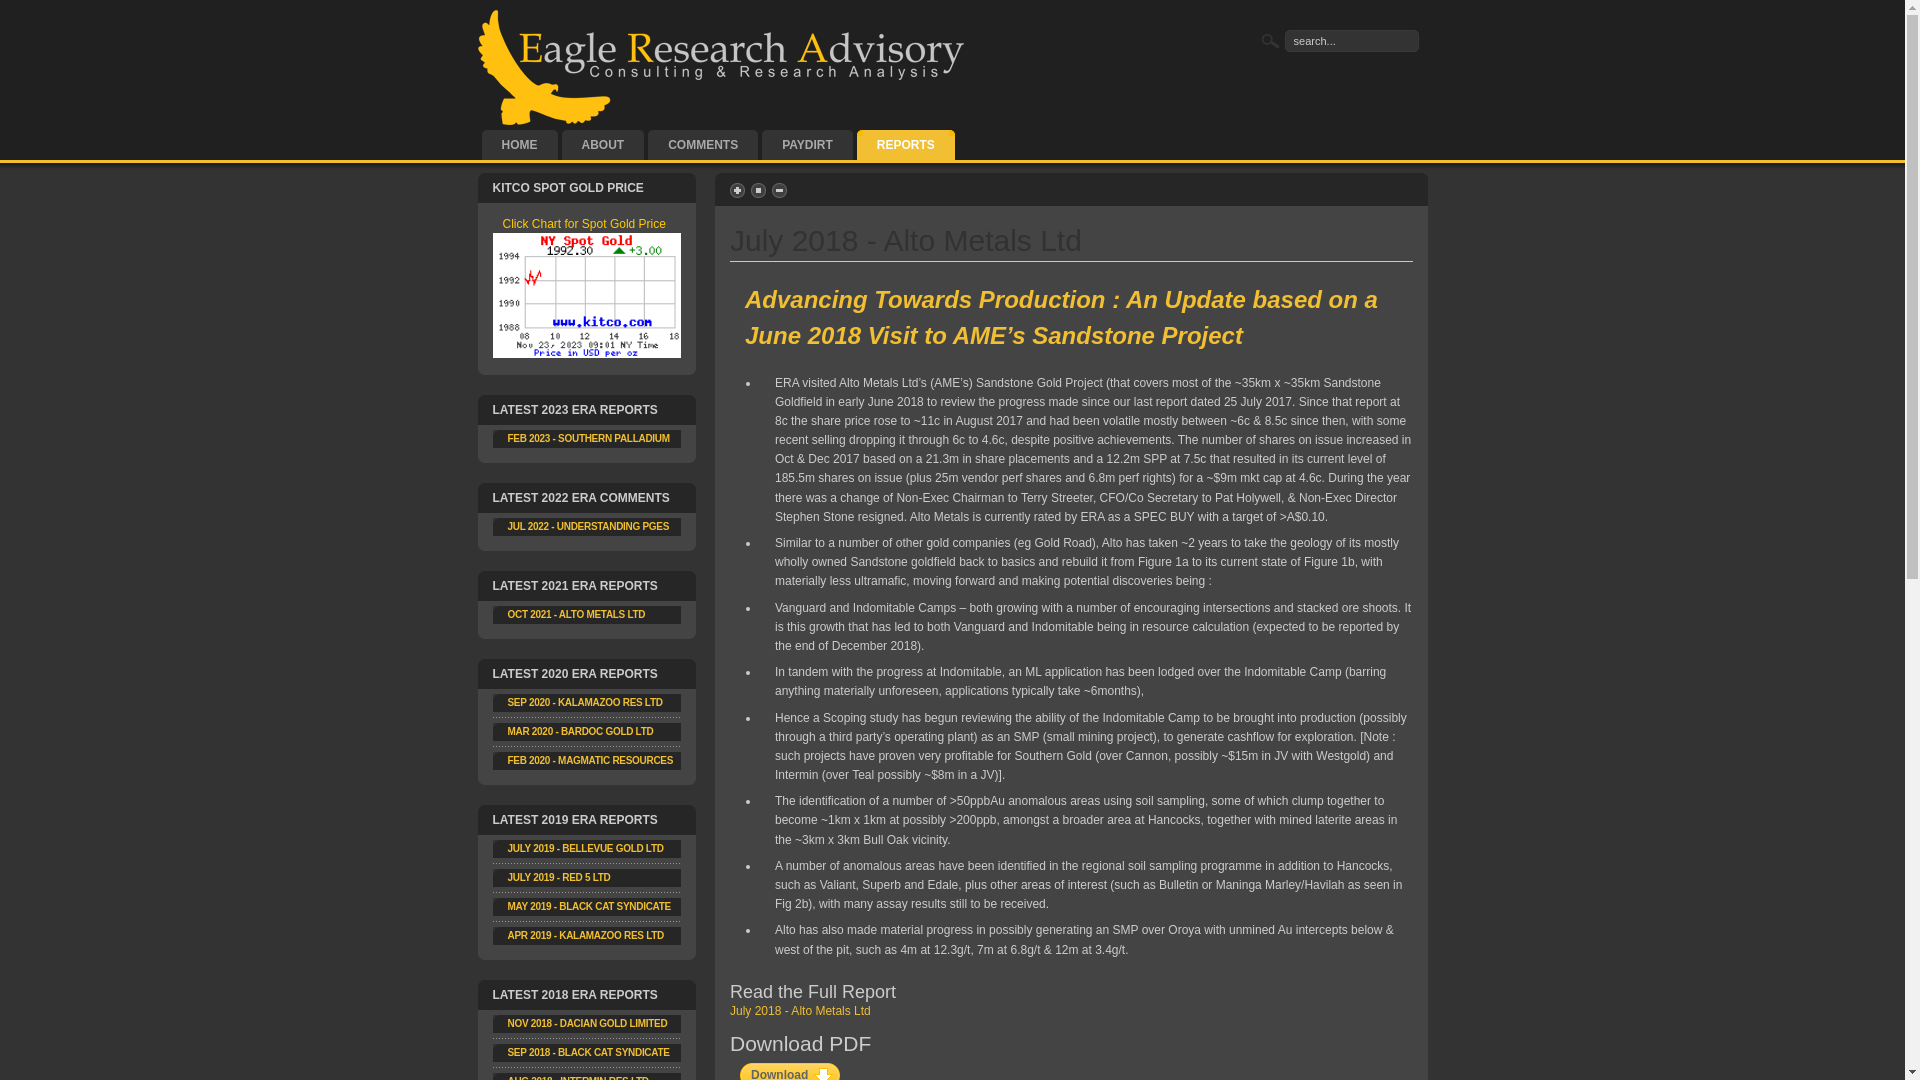 The image size is (1920, 1080). What do you see at coordinates (584, 848) in the screenshot?
I see `'JULY 2019 - BELLEVUE GOLD LTD'` at bounding box center [584, 848].